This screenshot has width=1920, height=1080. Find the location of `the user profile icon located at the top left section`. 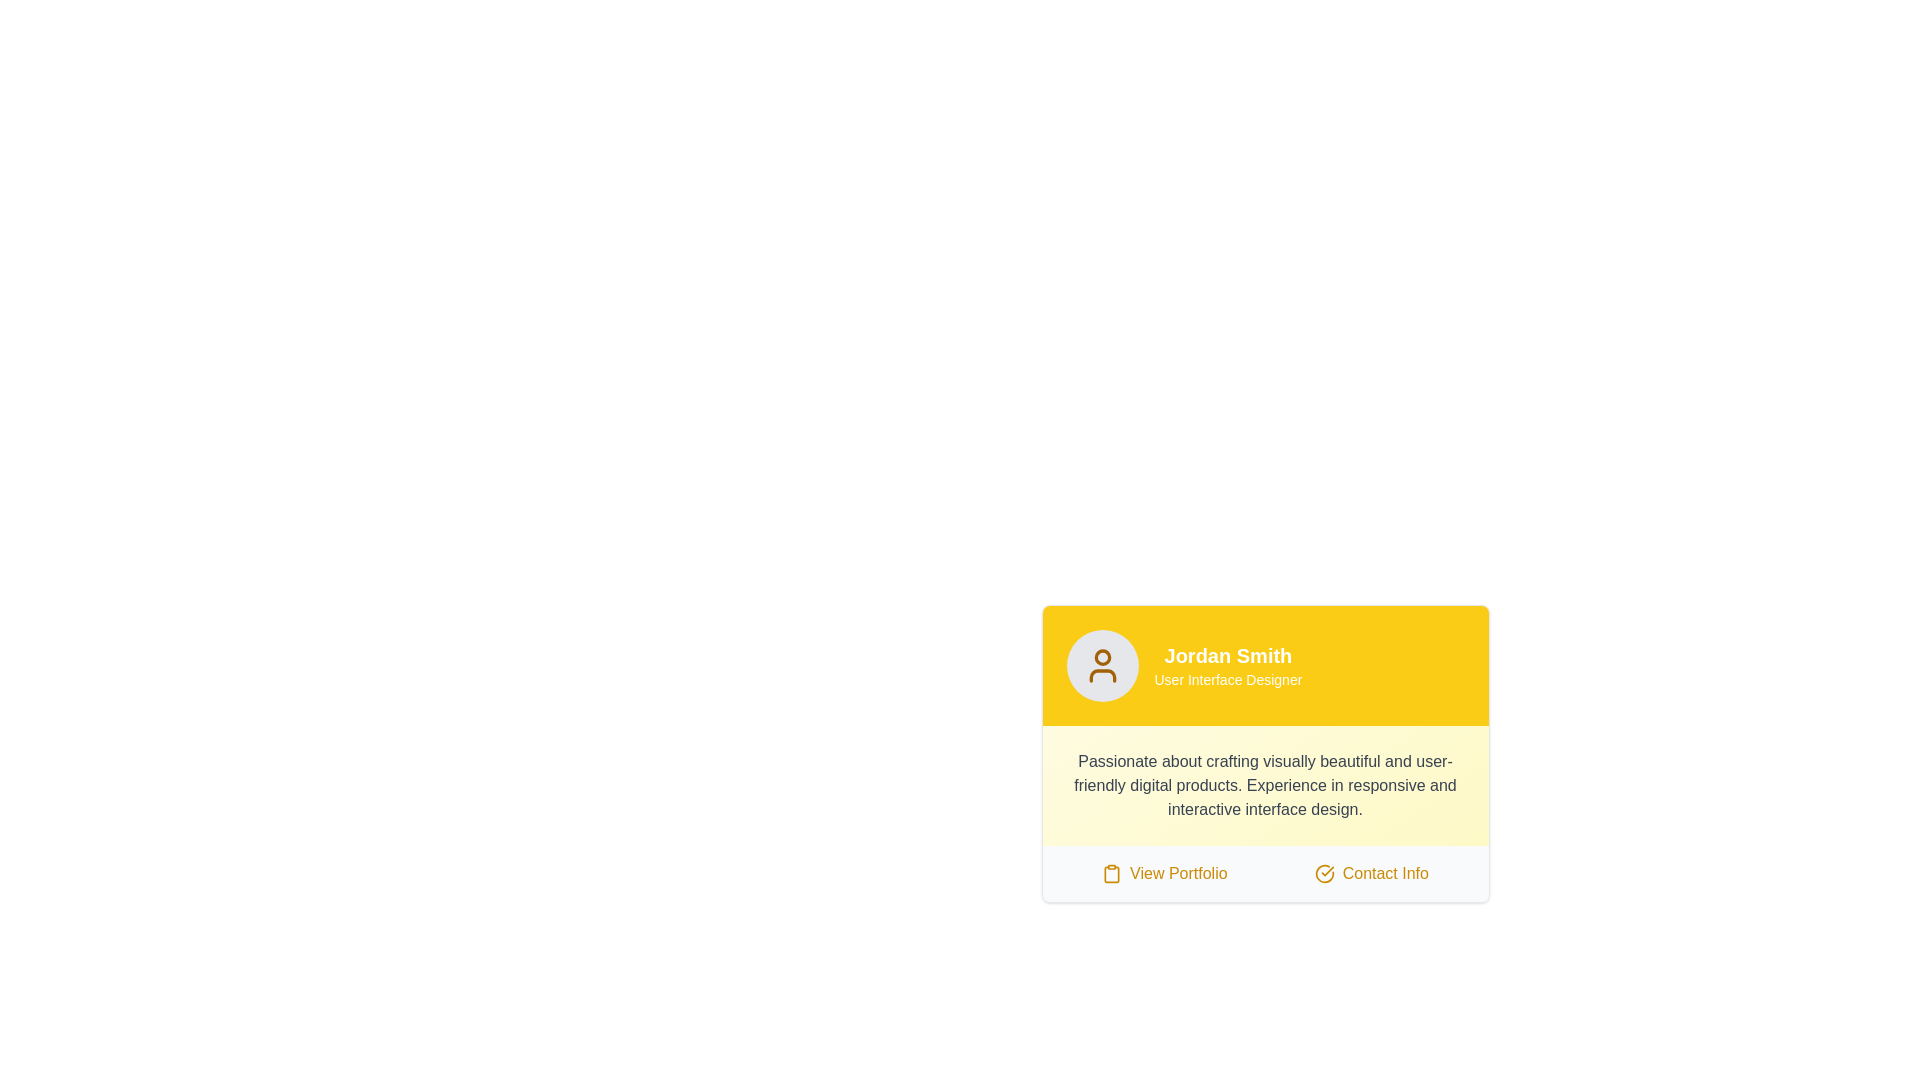

the user profile icon located at the top left section is located at coordinates (1101, 666).